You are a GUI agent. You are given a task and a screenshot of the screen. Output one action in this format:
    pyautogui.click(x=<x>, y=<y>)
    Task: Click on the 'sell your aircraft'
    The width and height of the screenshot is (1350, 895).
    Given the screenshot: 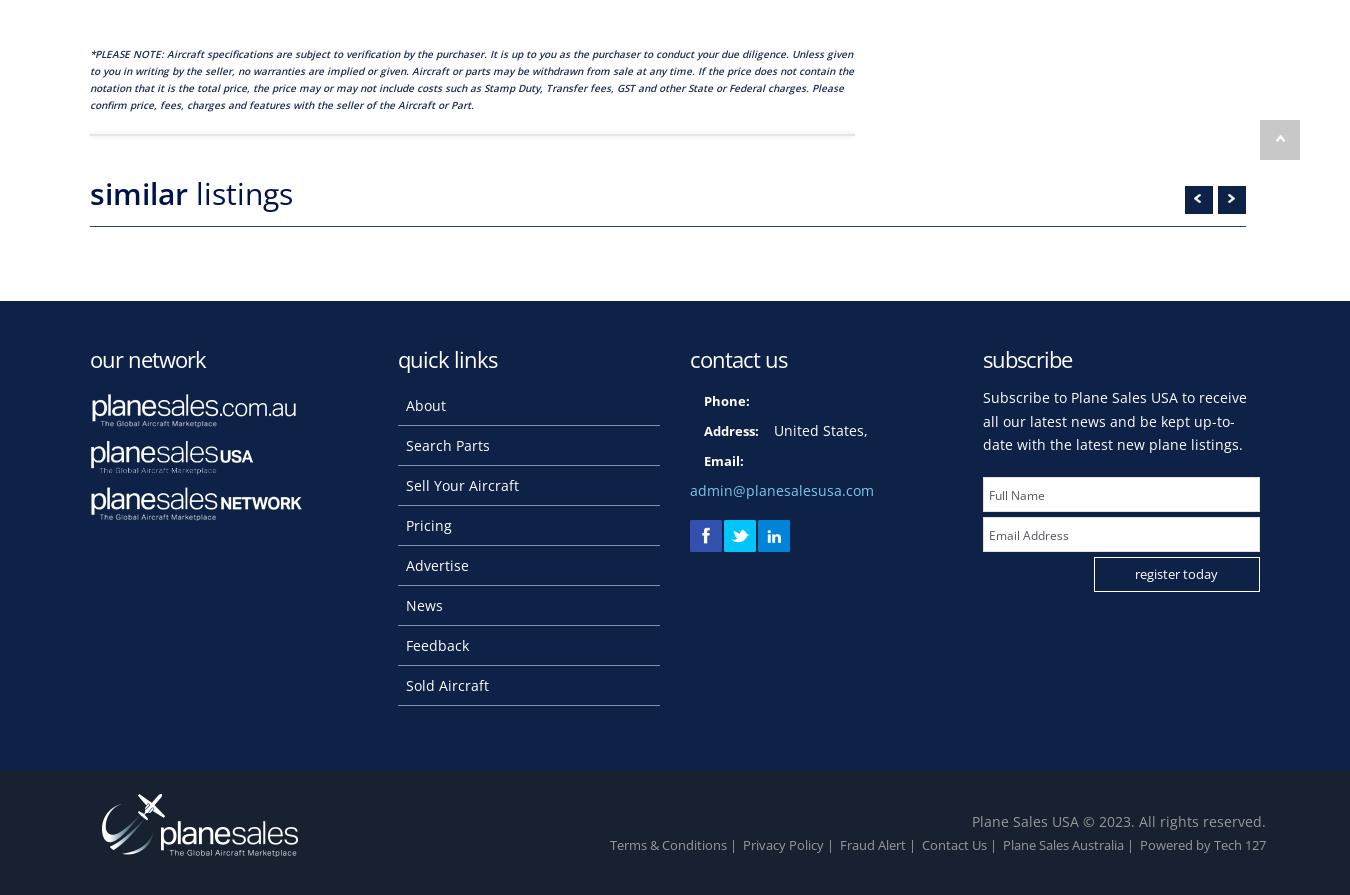 What is the action you would take?
    pyautogui.click(x=460, y=483)
    